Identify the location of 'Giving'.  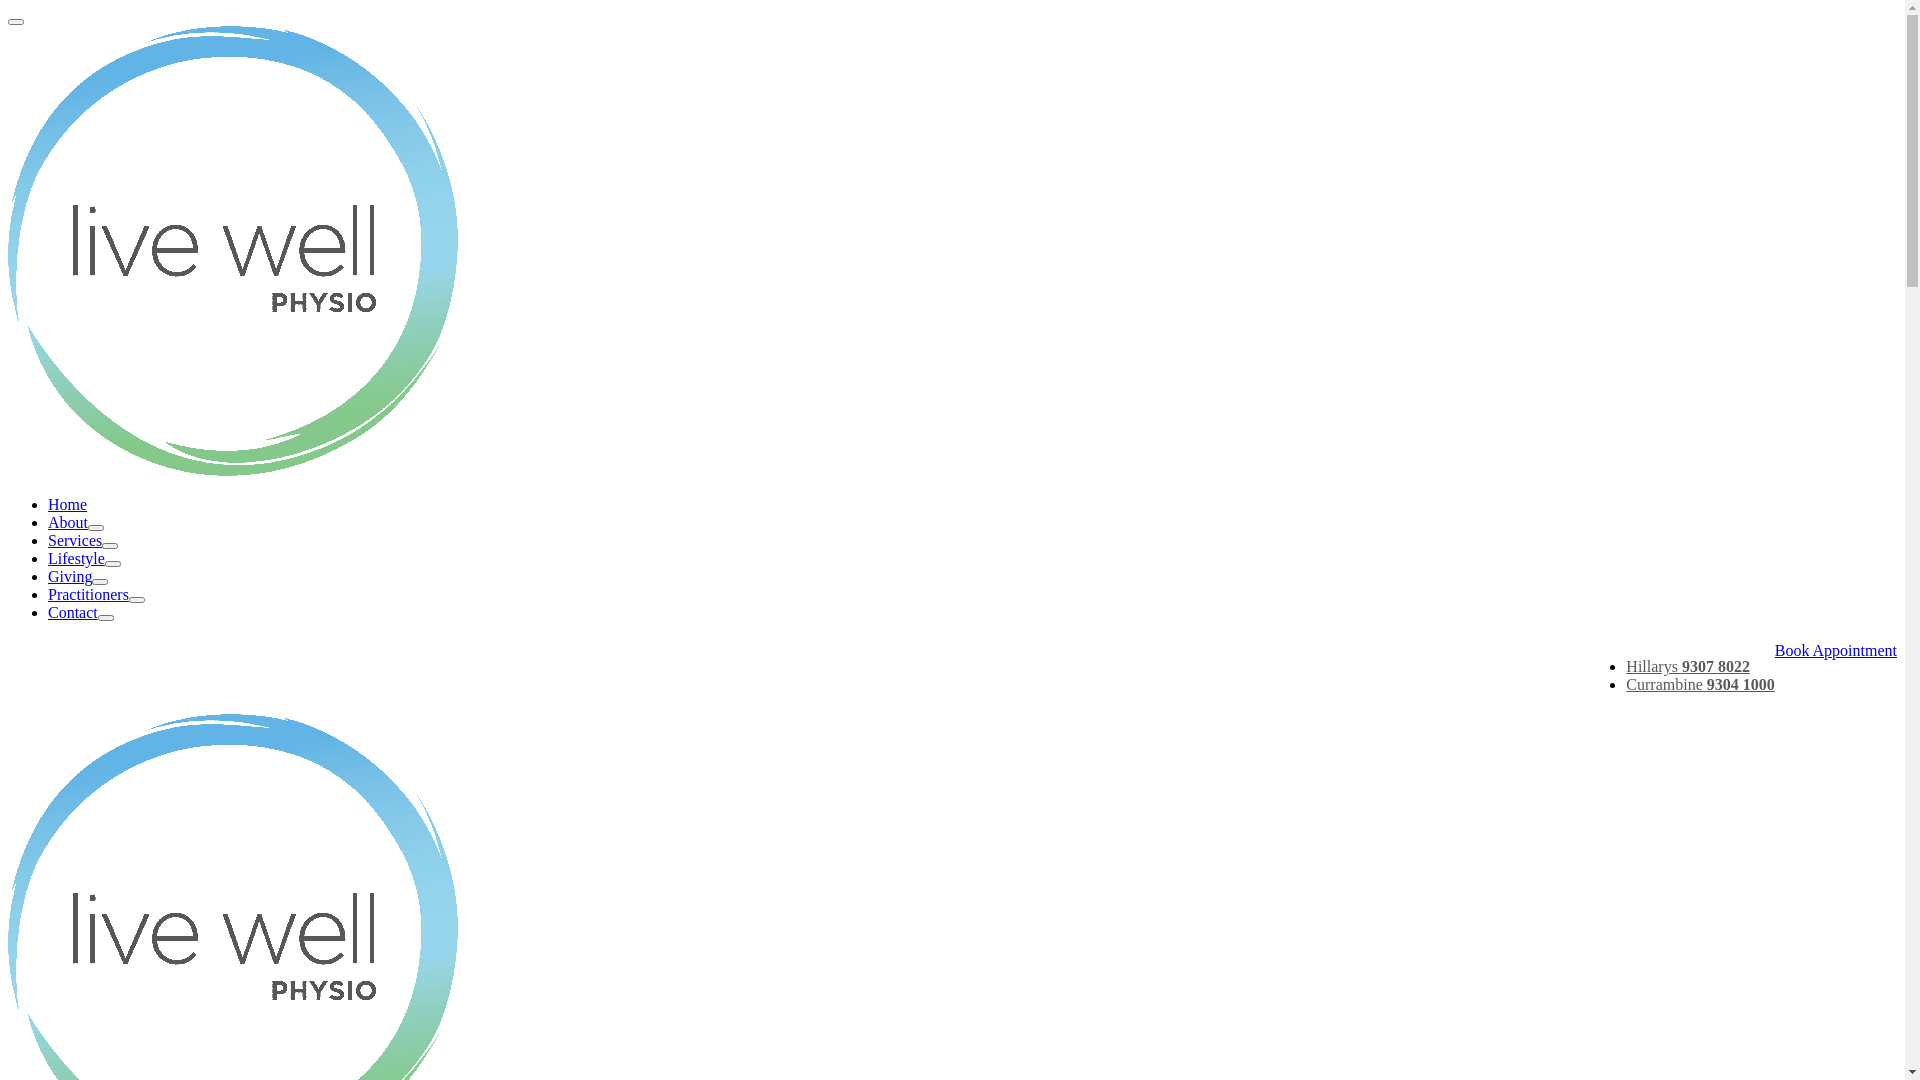
(77, 576).